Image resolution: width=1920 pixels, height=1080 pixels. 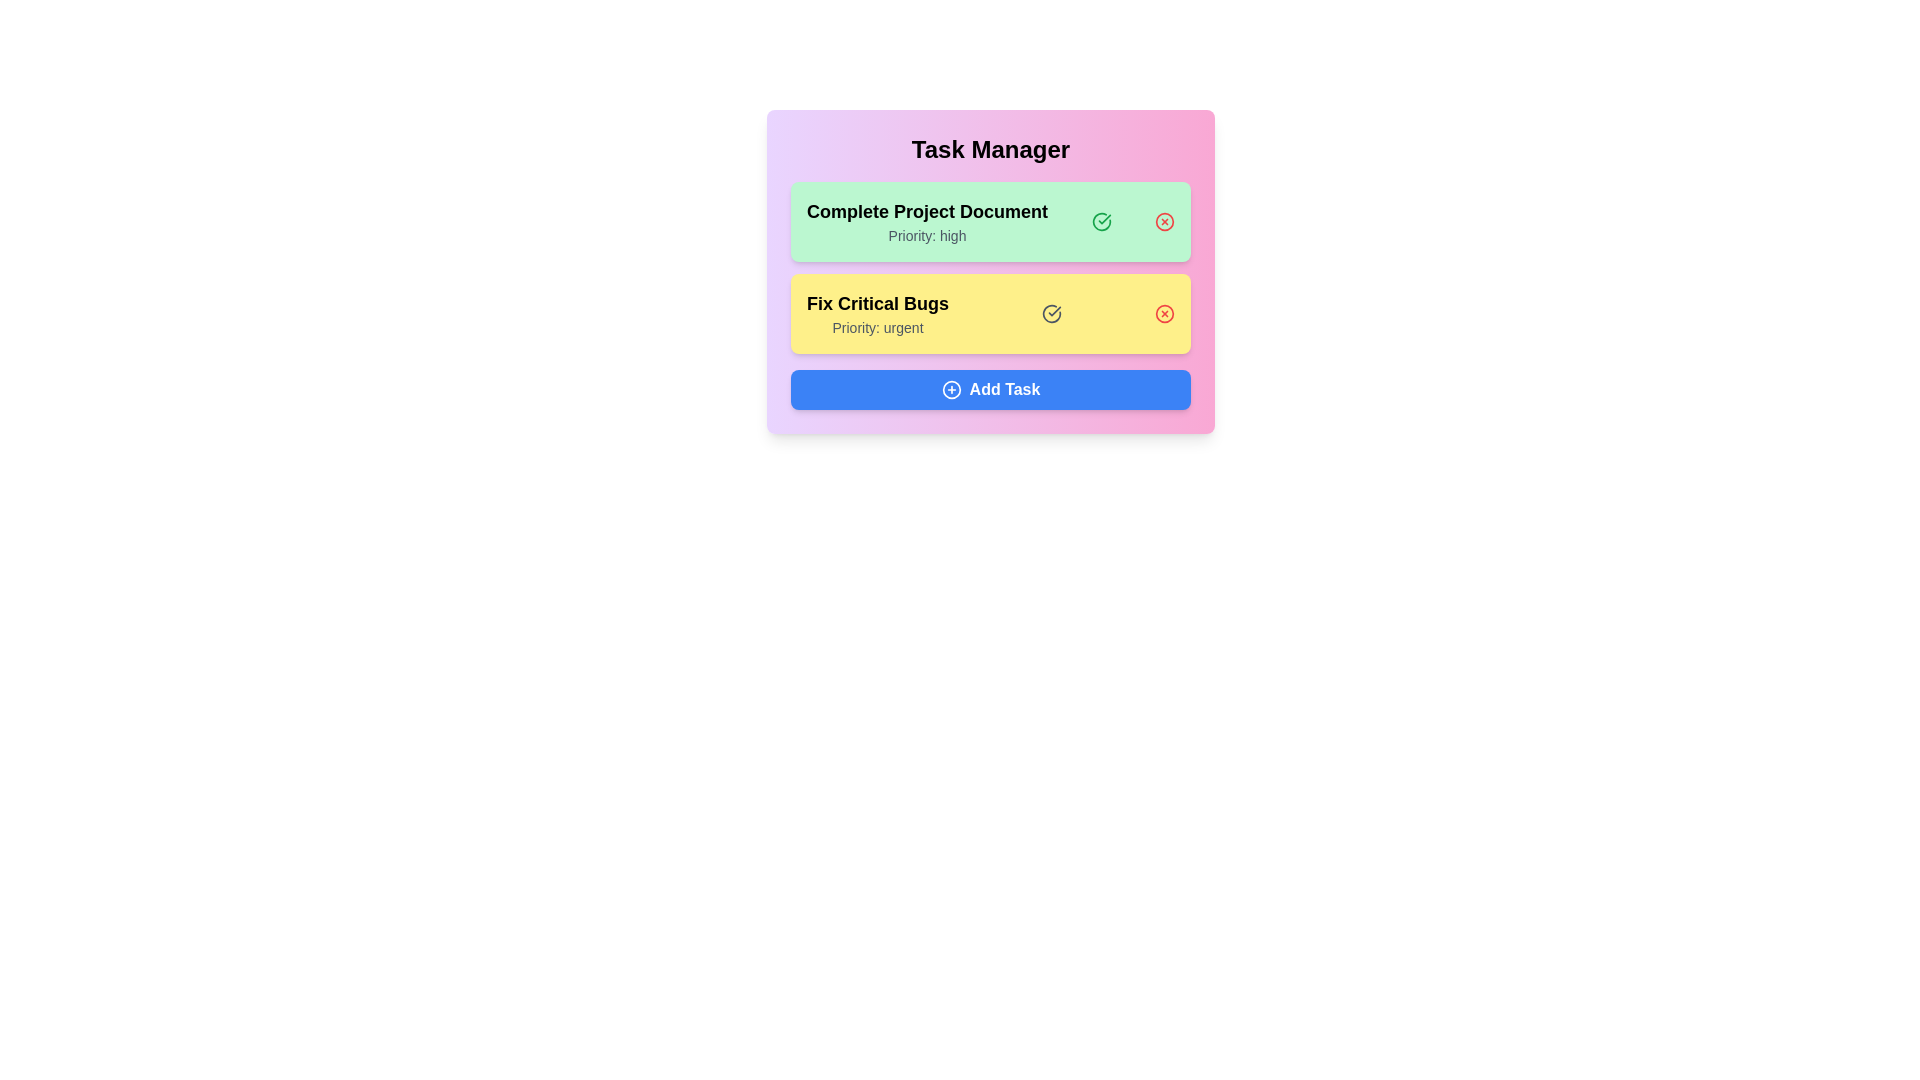 I want to click on the remove icon corresponding to the task titled 'Fix Critical Bugs', so click(x=1165, y=313).